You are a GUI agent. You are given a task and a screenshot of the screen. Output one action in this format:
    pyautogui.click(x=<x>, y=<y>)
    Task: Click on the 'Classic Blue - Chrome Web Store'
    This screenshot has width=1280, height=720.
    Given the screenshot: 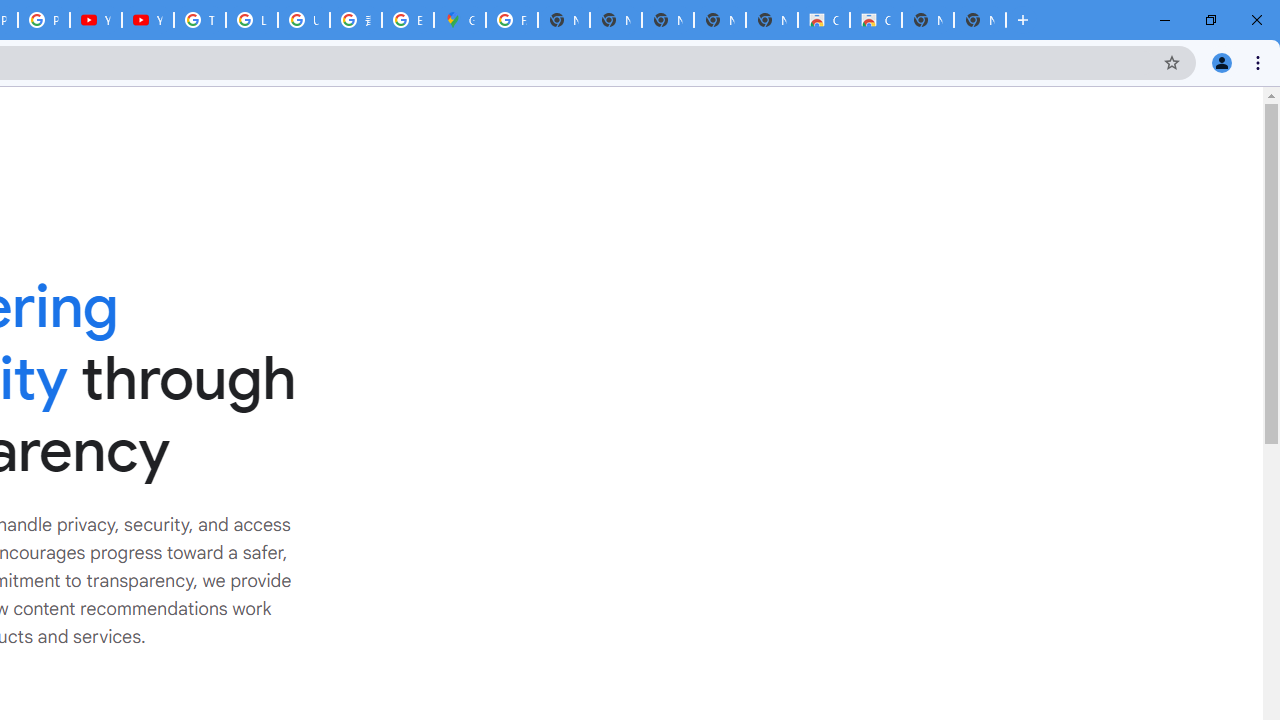 What is the action you would take?
    pyautogui.click(x=876, y=20)
    